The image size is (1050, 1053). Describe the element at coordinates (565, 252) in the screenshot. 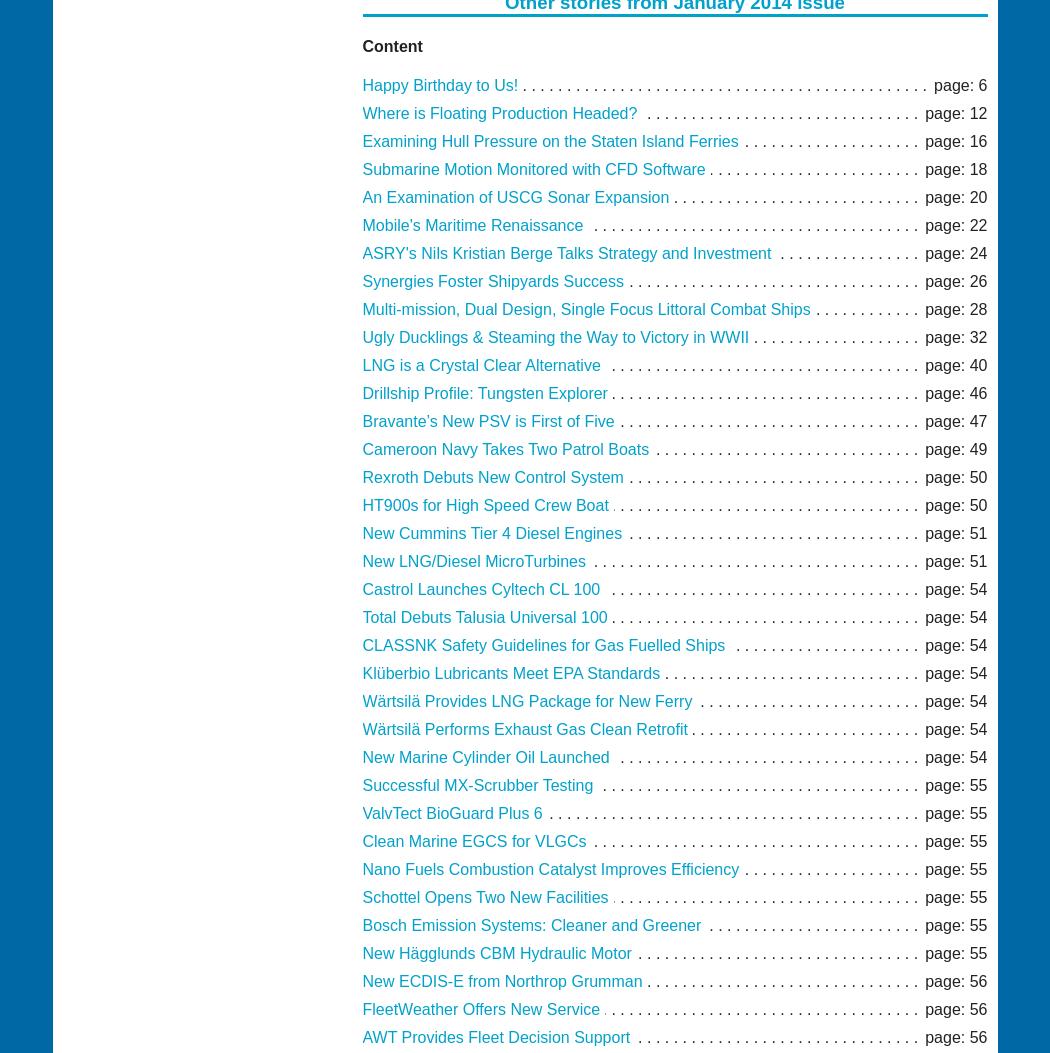

I see `'ASRY's Nils Kristian Berge Talks Strategy and Investment'` at that location.